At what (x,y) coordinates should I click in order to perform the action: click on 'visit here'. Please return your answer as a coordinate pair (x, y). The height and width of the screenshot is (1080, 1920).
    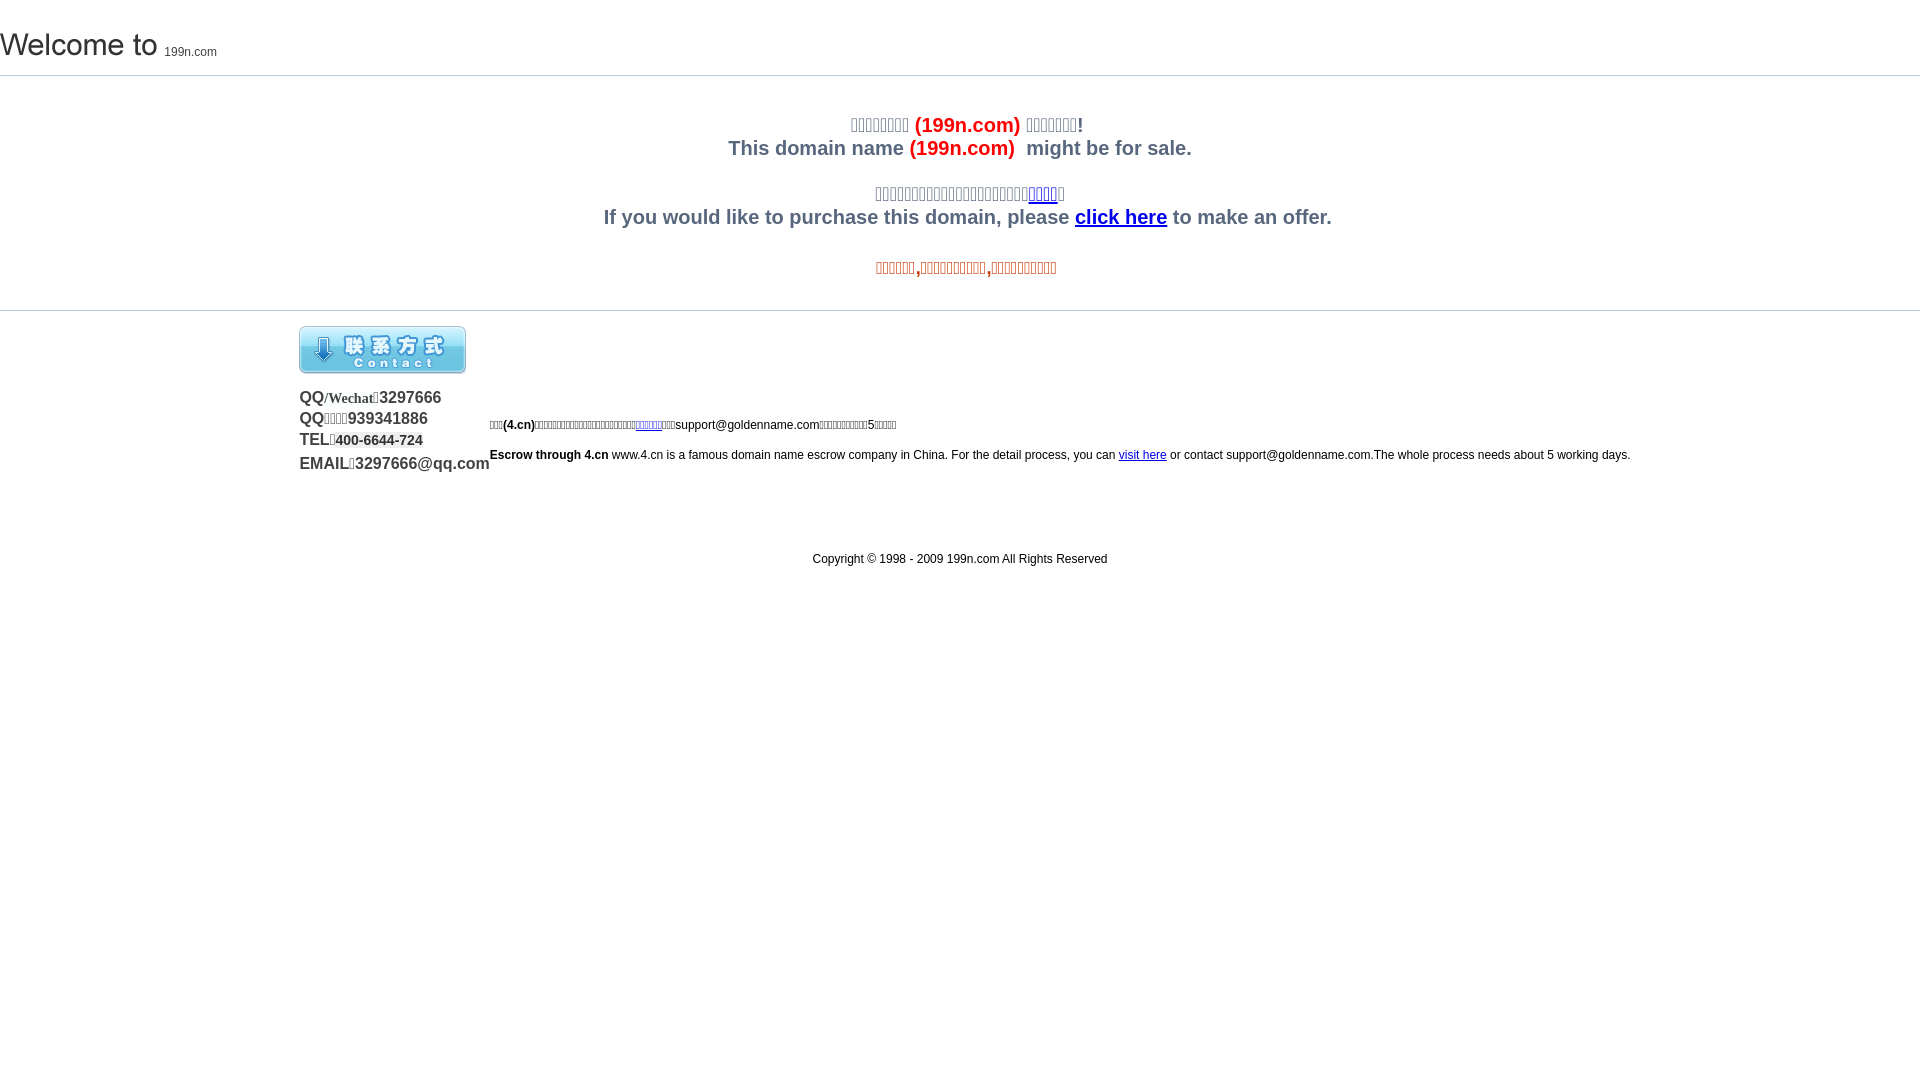
    Looking at the image, I should click on (1142, 455).